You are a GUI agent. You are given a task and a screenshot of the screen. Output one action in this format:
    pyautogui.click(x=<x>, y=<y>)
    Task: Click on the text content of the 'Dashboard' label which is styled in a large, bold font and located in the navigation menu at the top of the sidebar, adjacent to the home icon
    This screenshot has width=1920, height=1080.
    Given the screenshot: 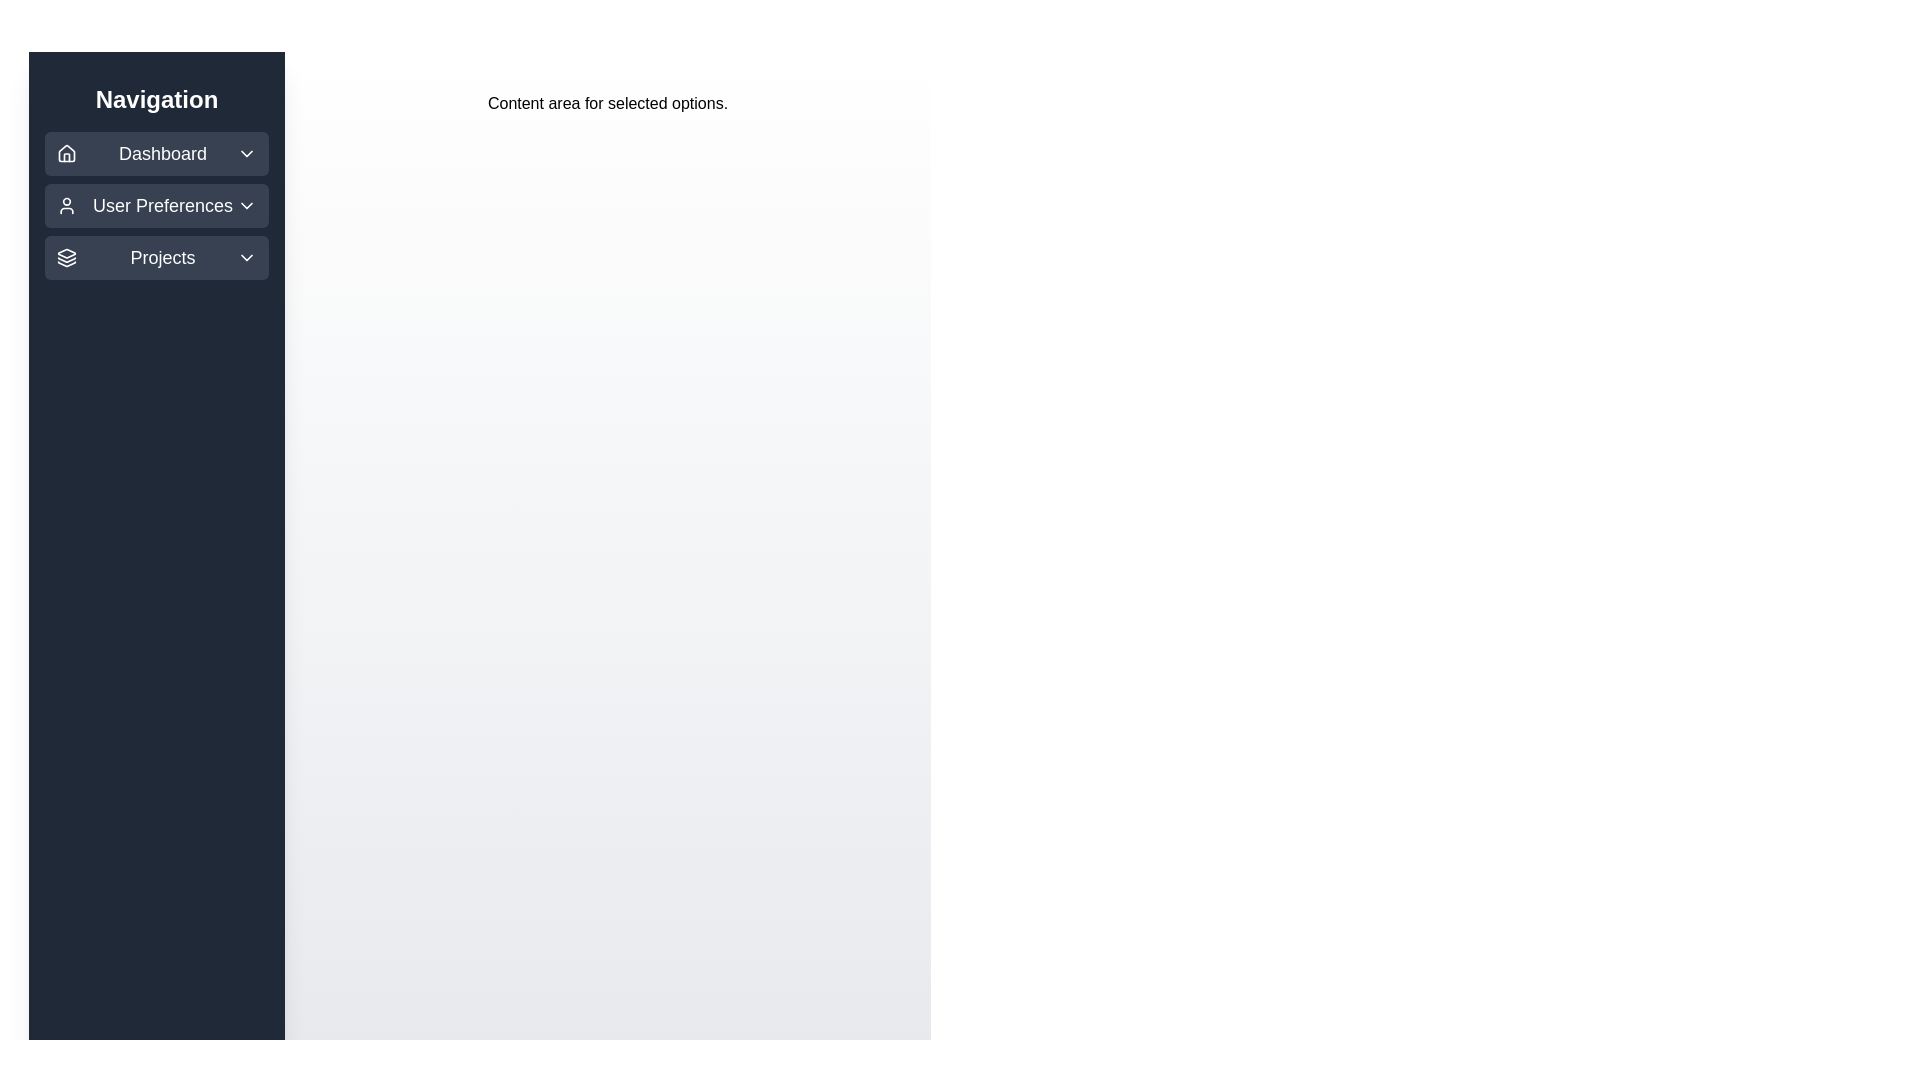 What is the action you would take?
    pyautogui.click(x=163, y=153)
    